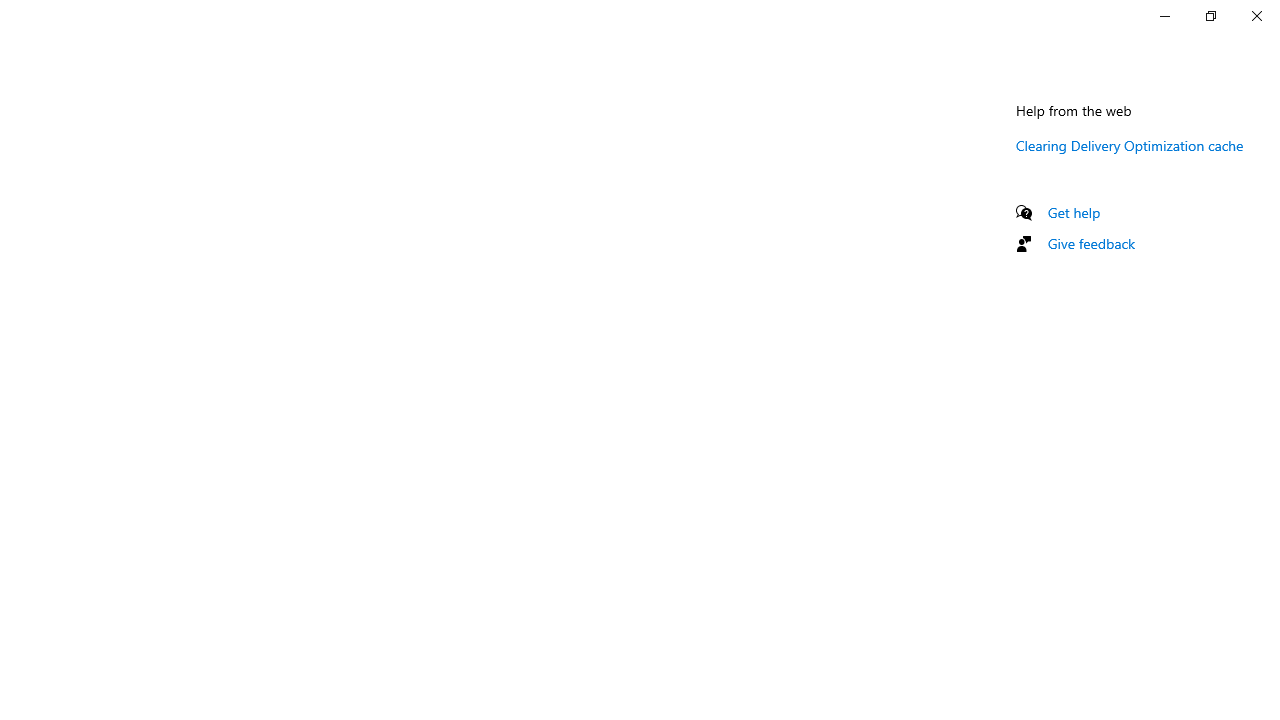 Image resolution: width=1280 pixels, height=720 pixels. I want to click on 'Restore Settings', so click(1209, 15).